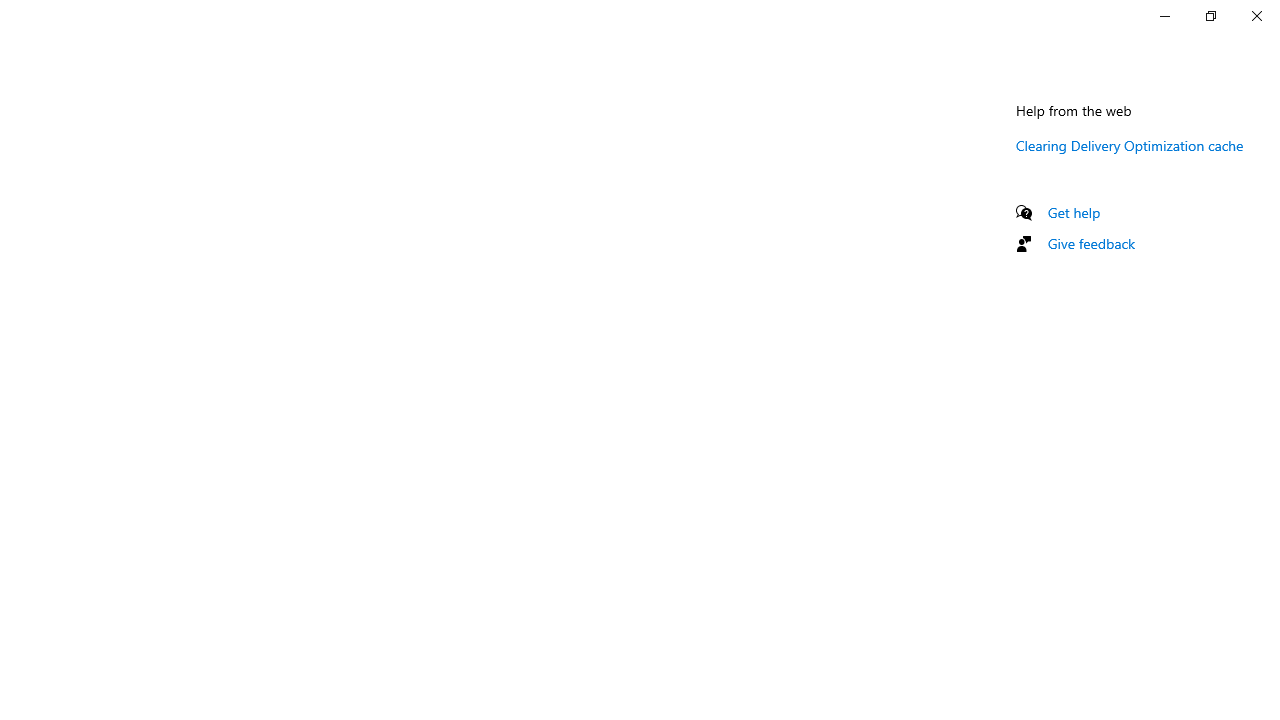 Image resolution: width=1280 pixels, height=720 pixels. I want to click on 'Restore Settings', so click(1209, 15).